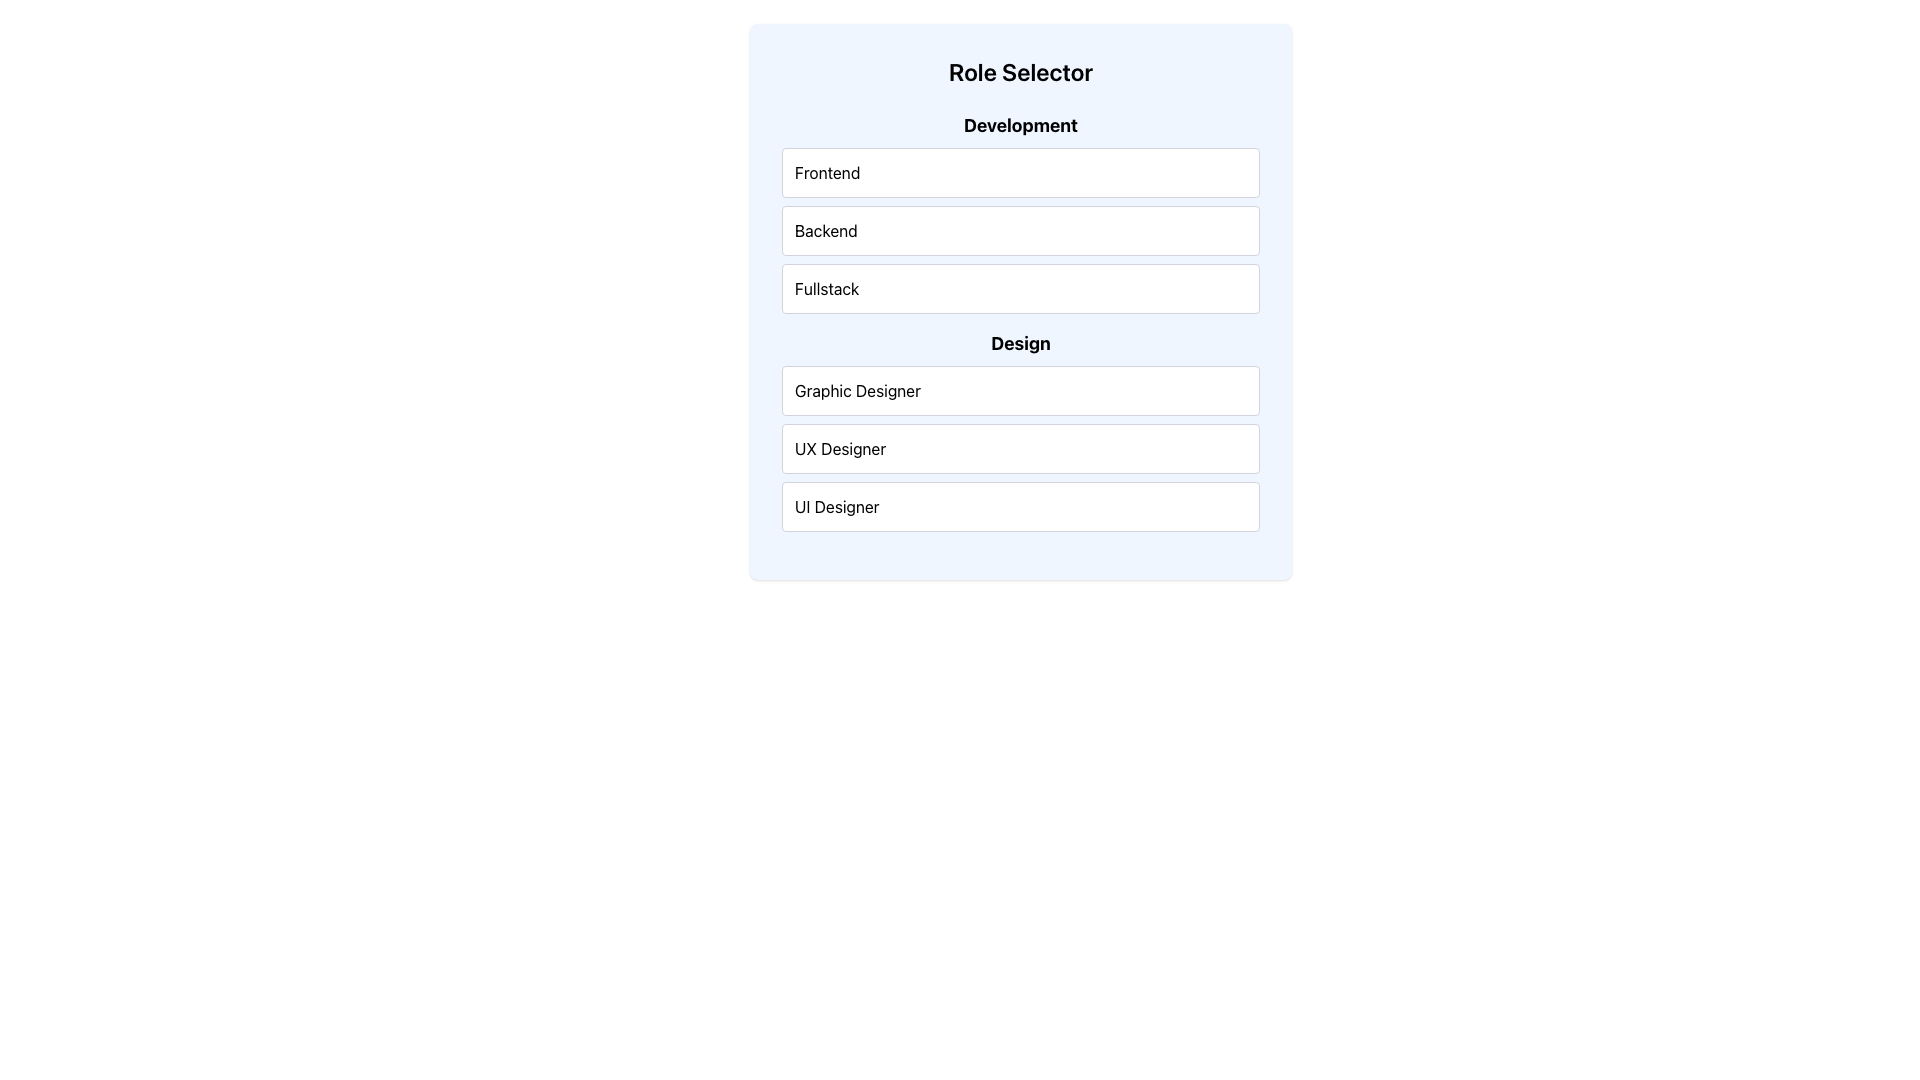  I want to click on the Text Label that serves as a heading for the role selection section, positioned centrally at the top of the interface, so click(1021, 71).